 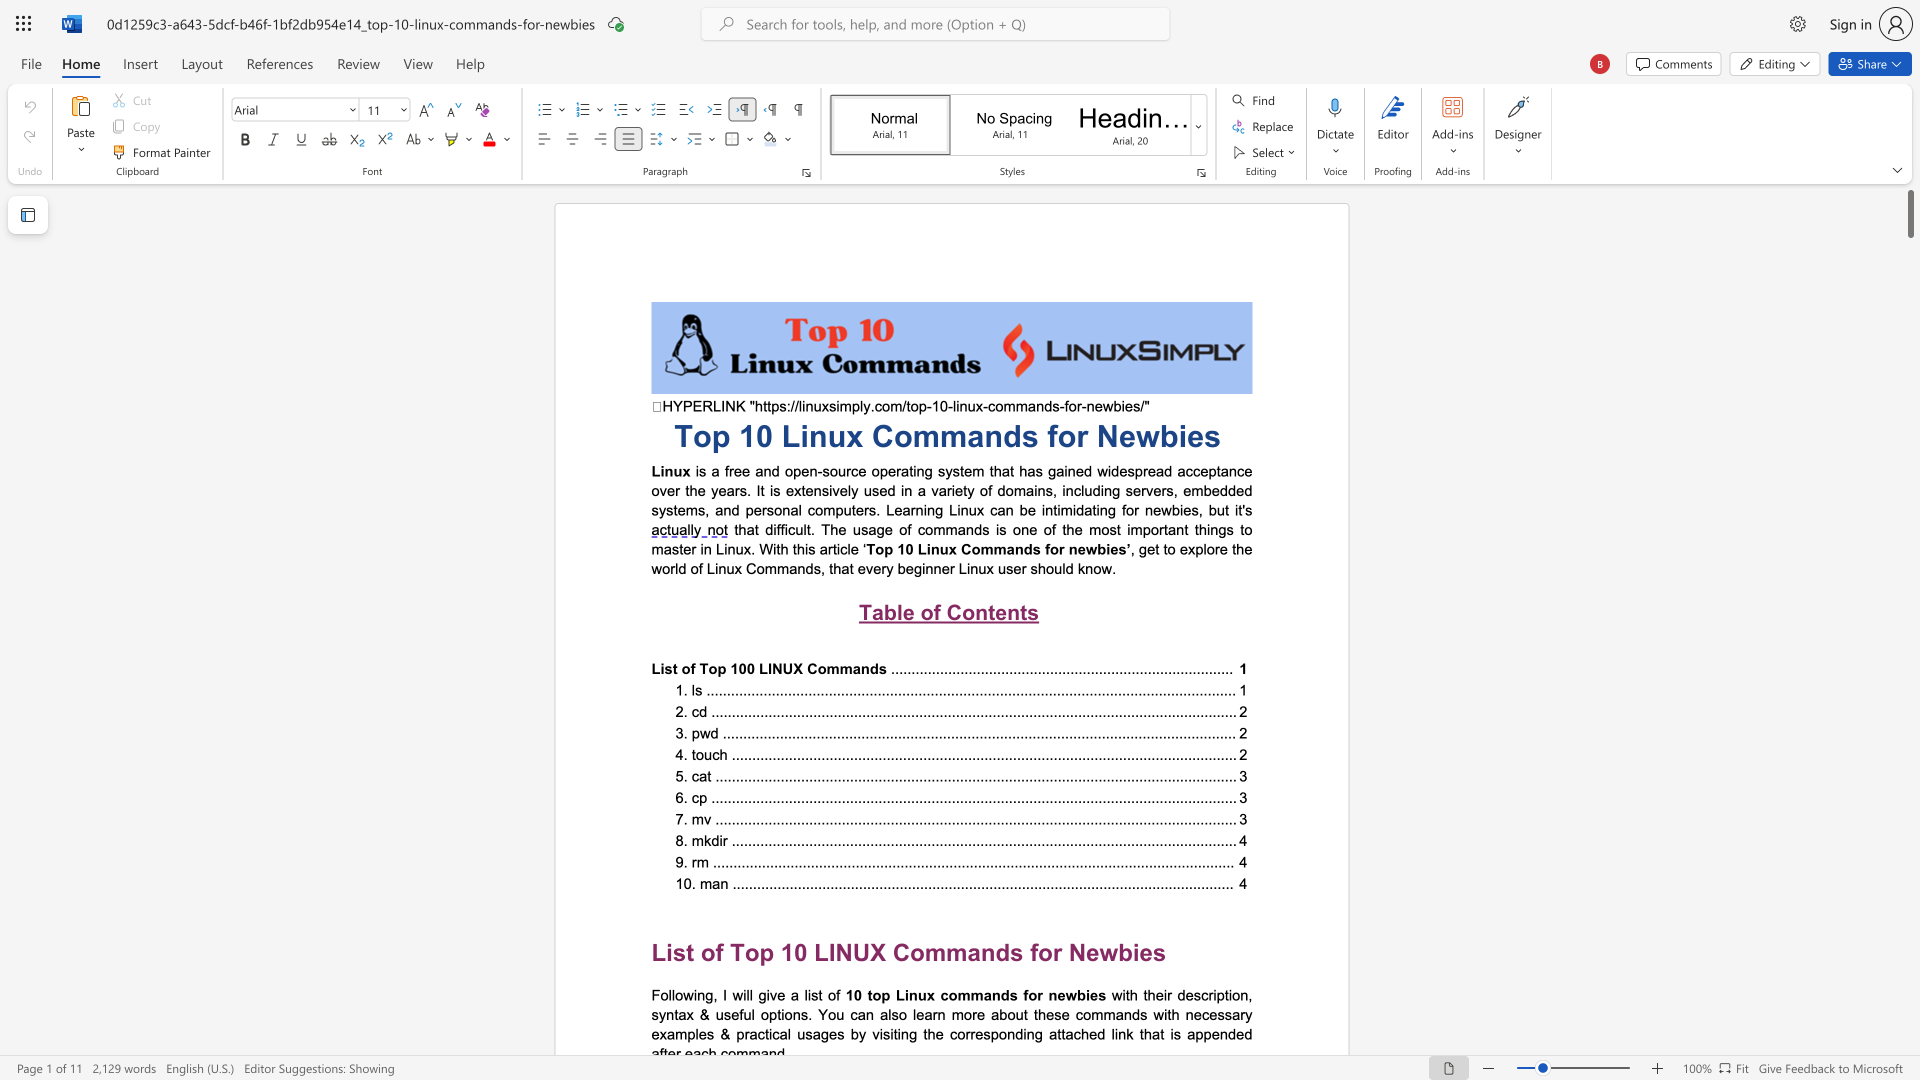 What do you see at coordinates (1044, 549) in the screenshot?
I see `the subset text "for n" within the text "for newbies’"` at bounding box center [1044, 549].